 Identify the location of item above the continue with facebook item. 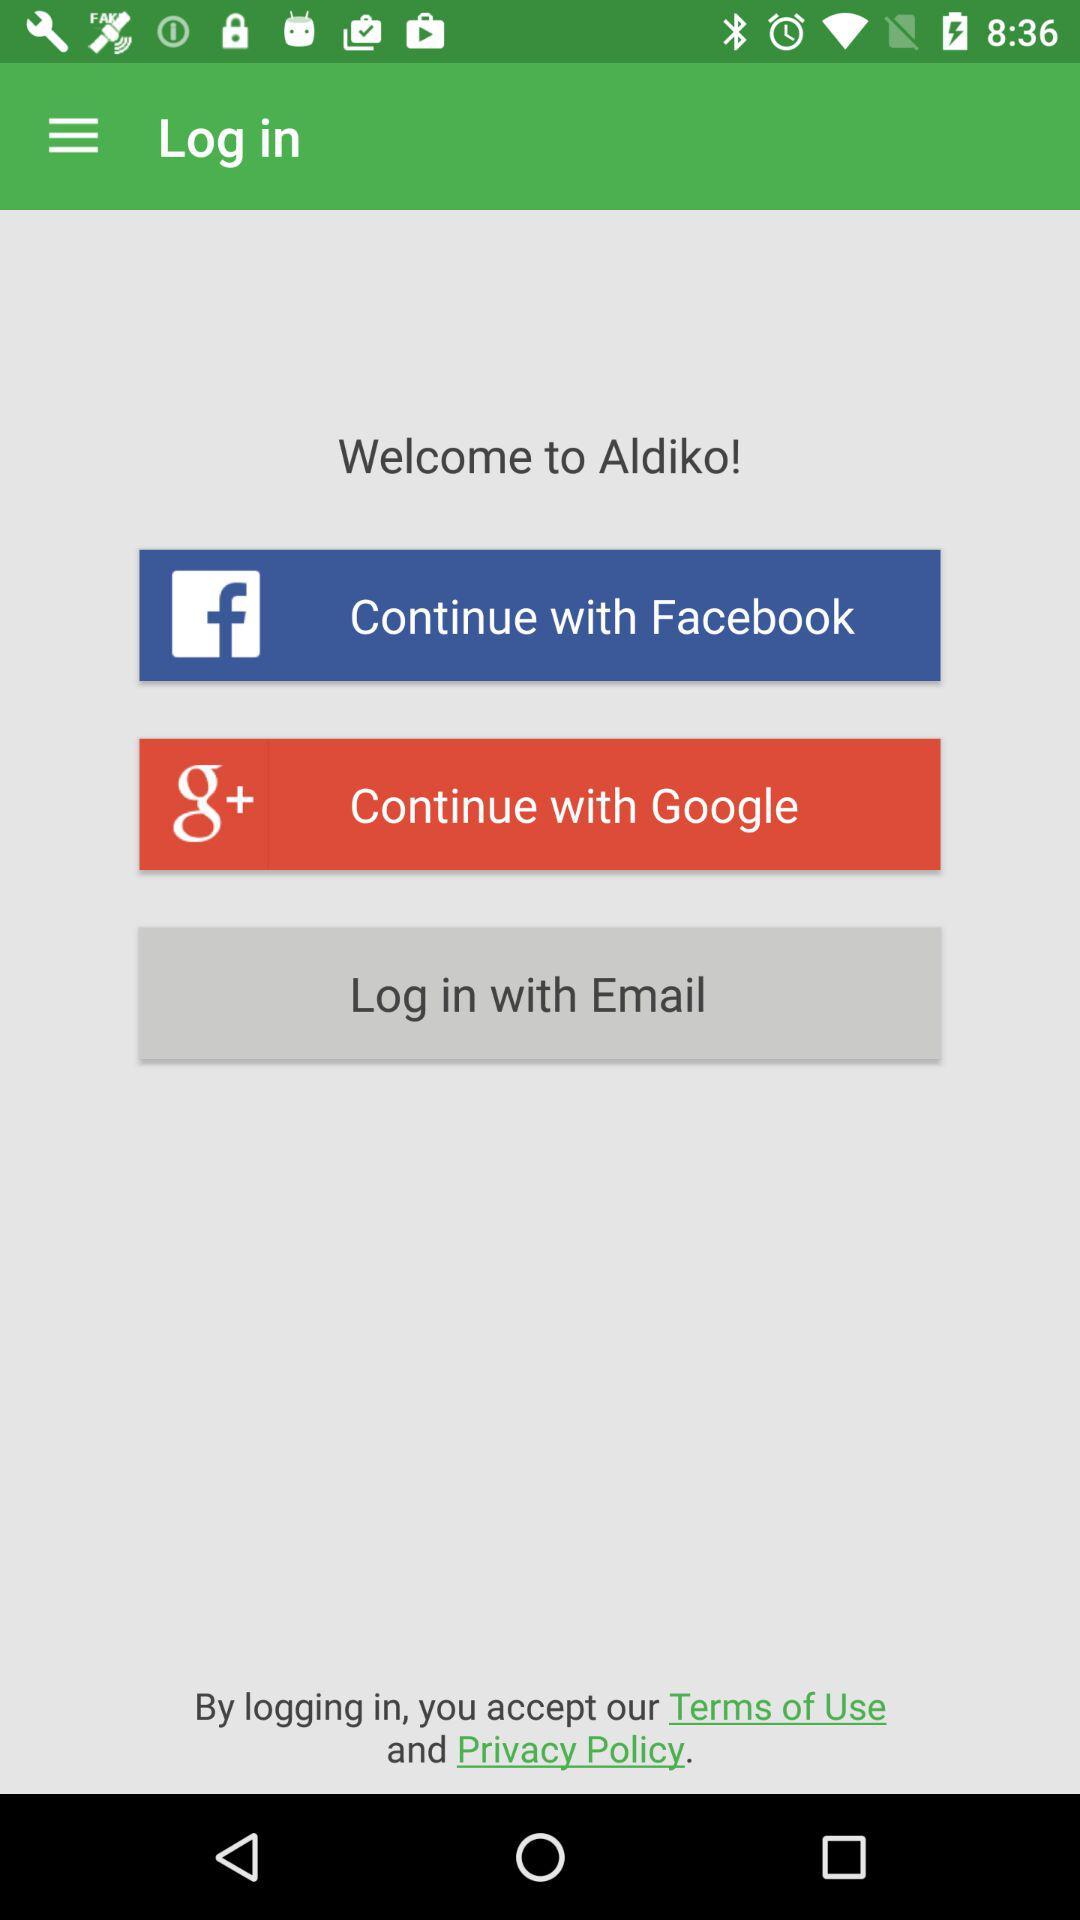
(72, 135).